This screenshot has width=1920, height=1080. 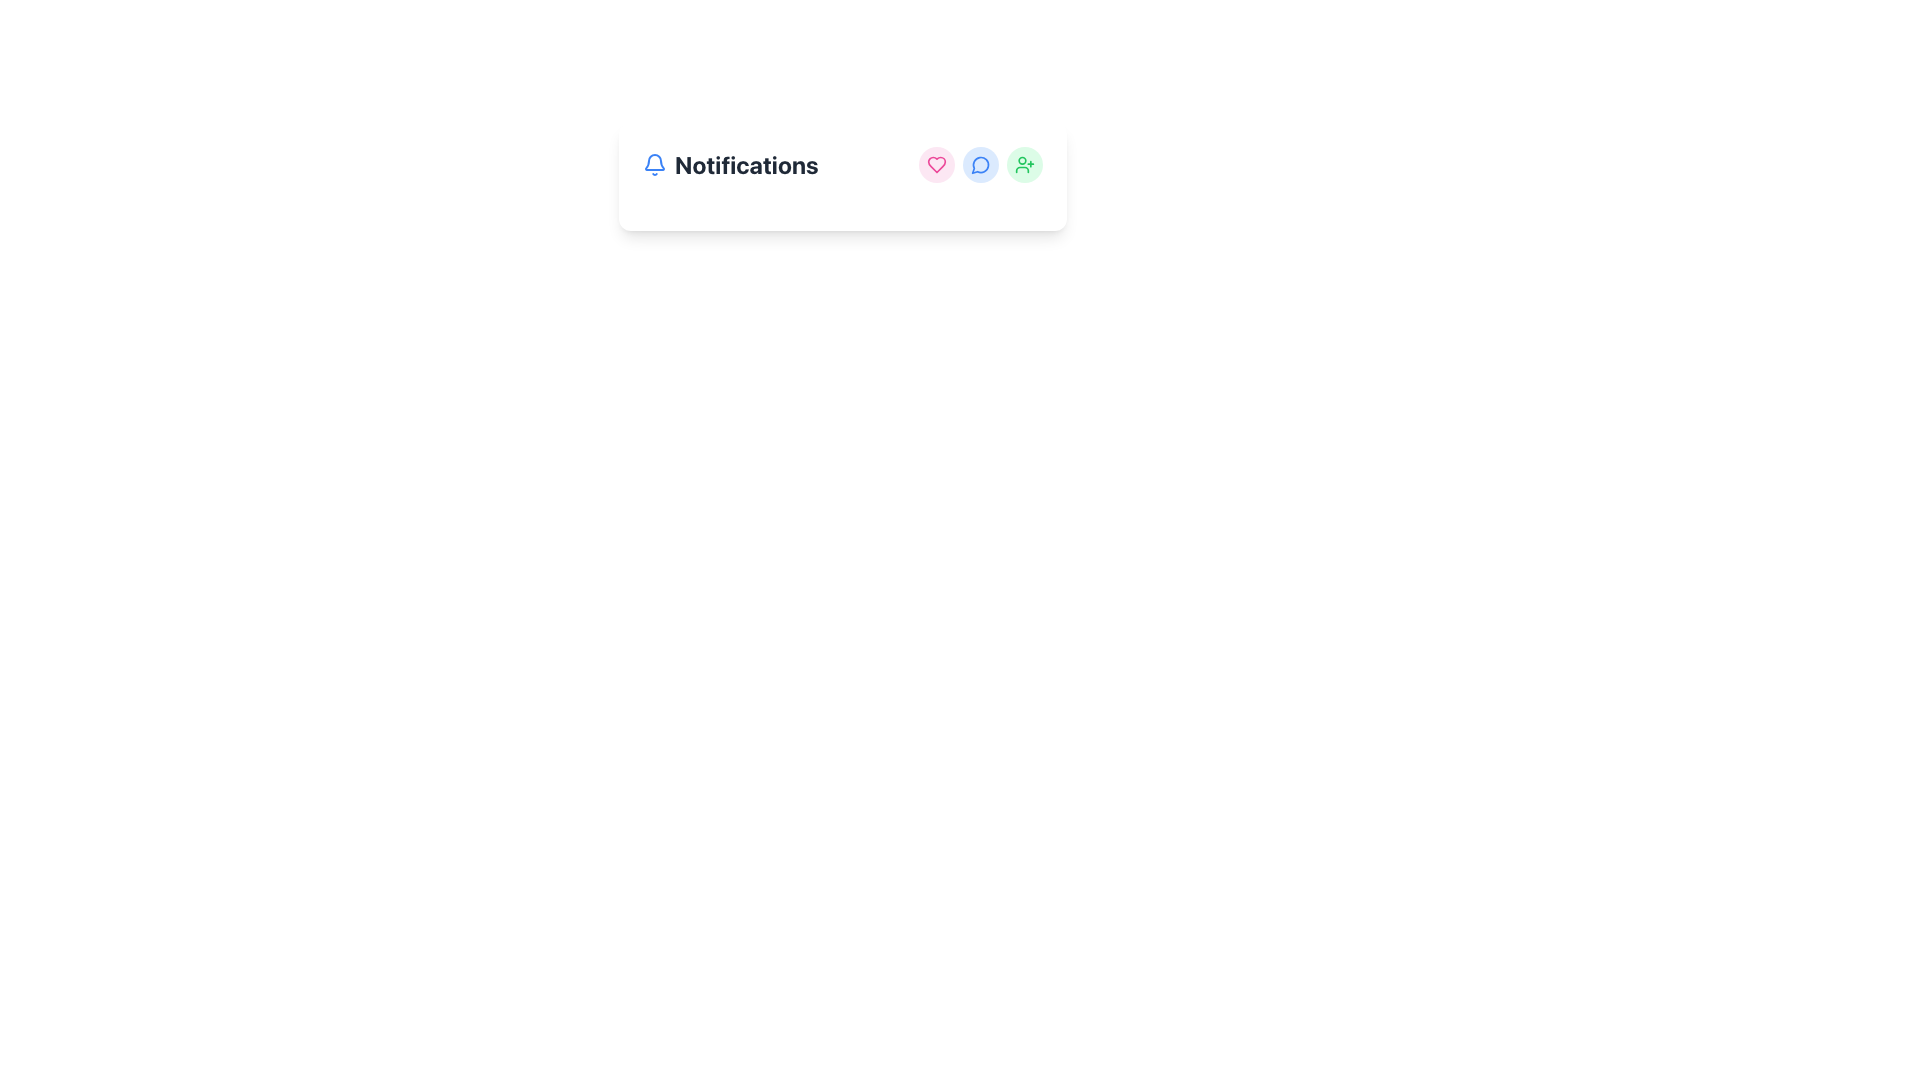 What do you see at coordinates (980, 164) in the screenshot?
I see `the circular speech bubble icon with a blue stroke design` at bounding box center [980, 164].